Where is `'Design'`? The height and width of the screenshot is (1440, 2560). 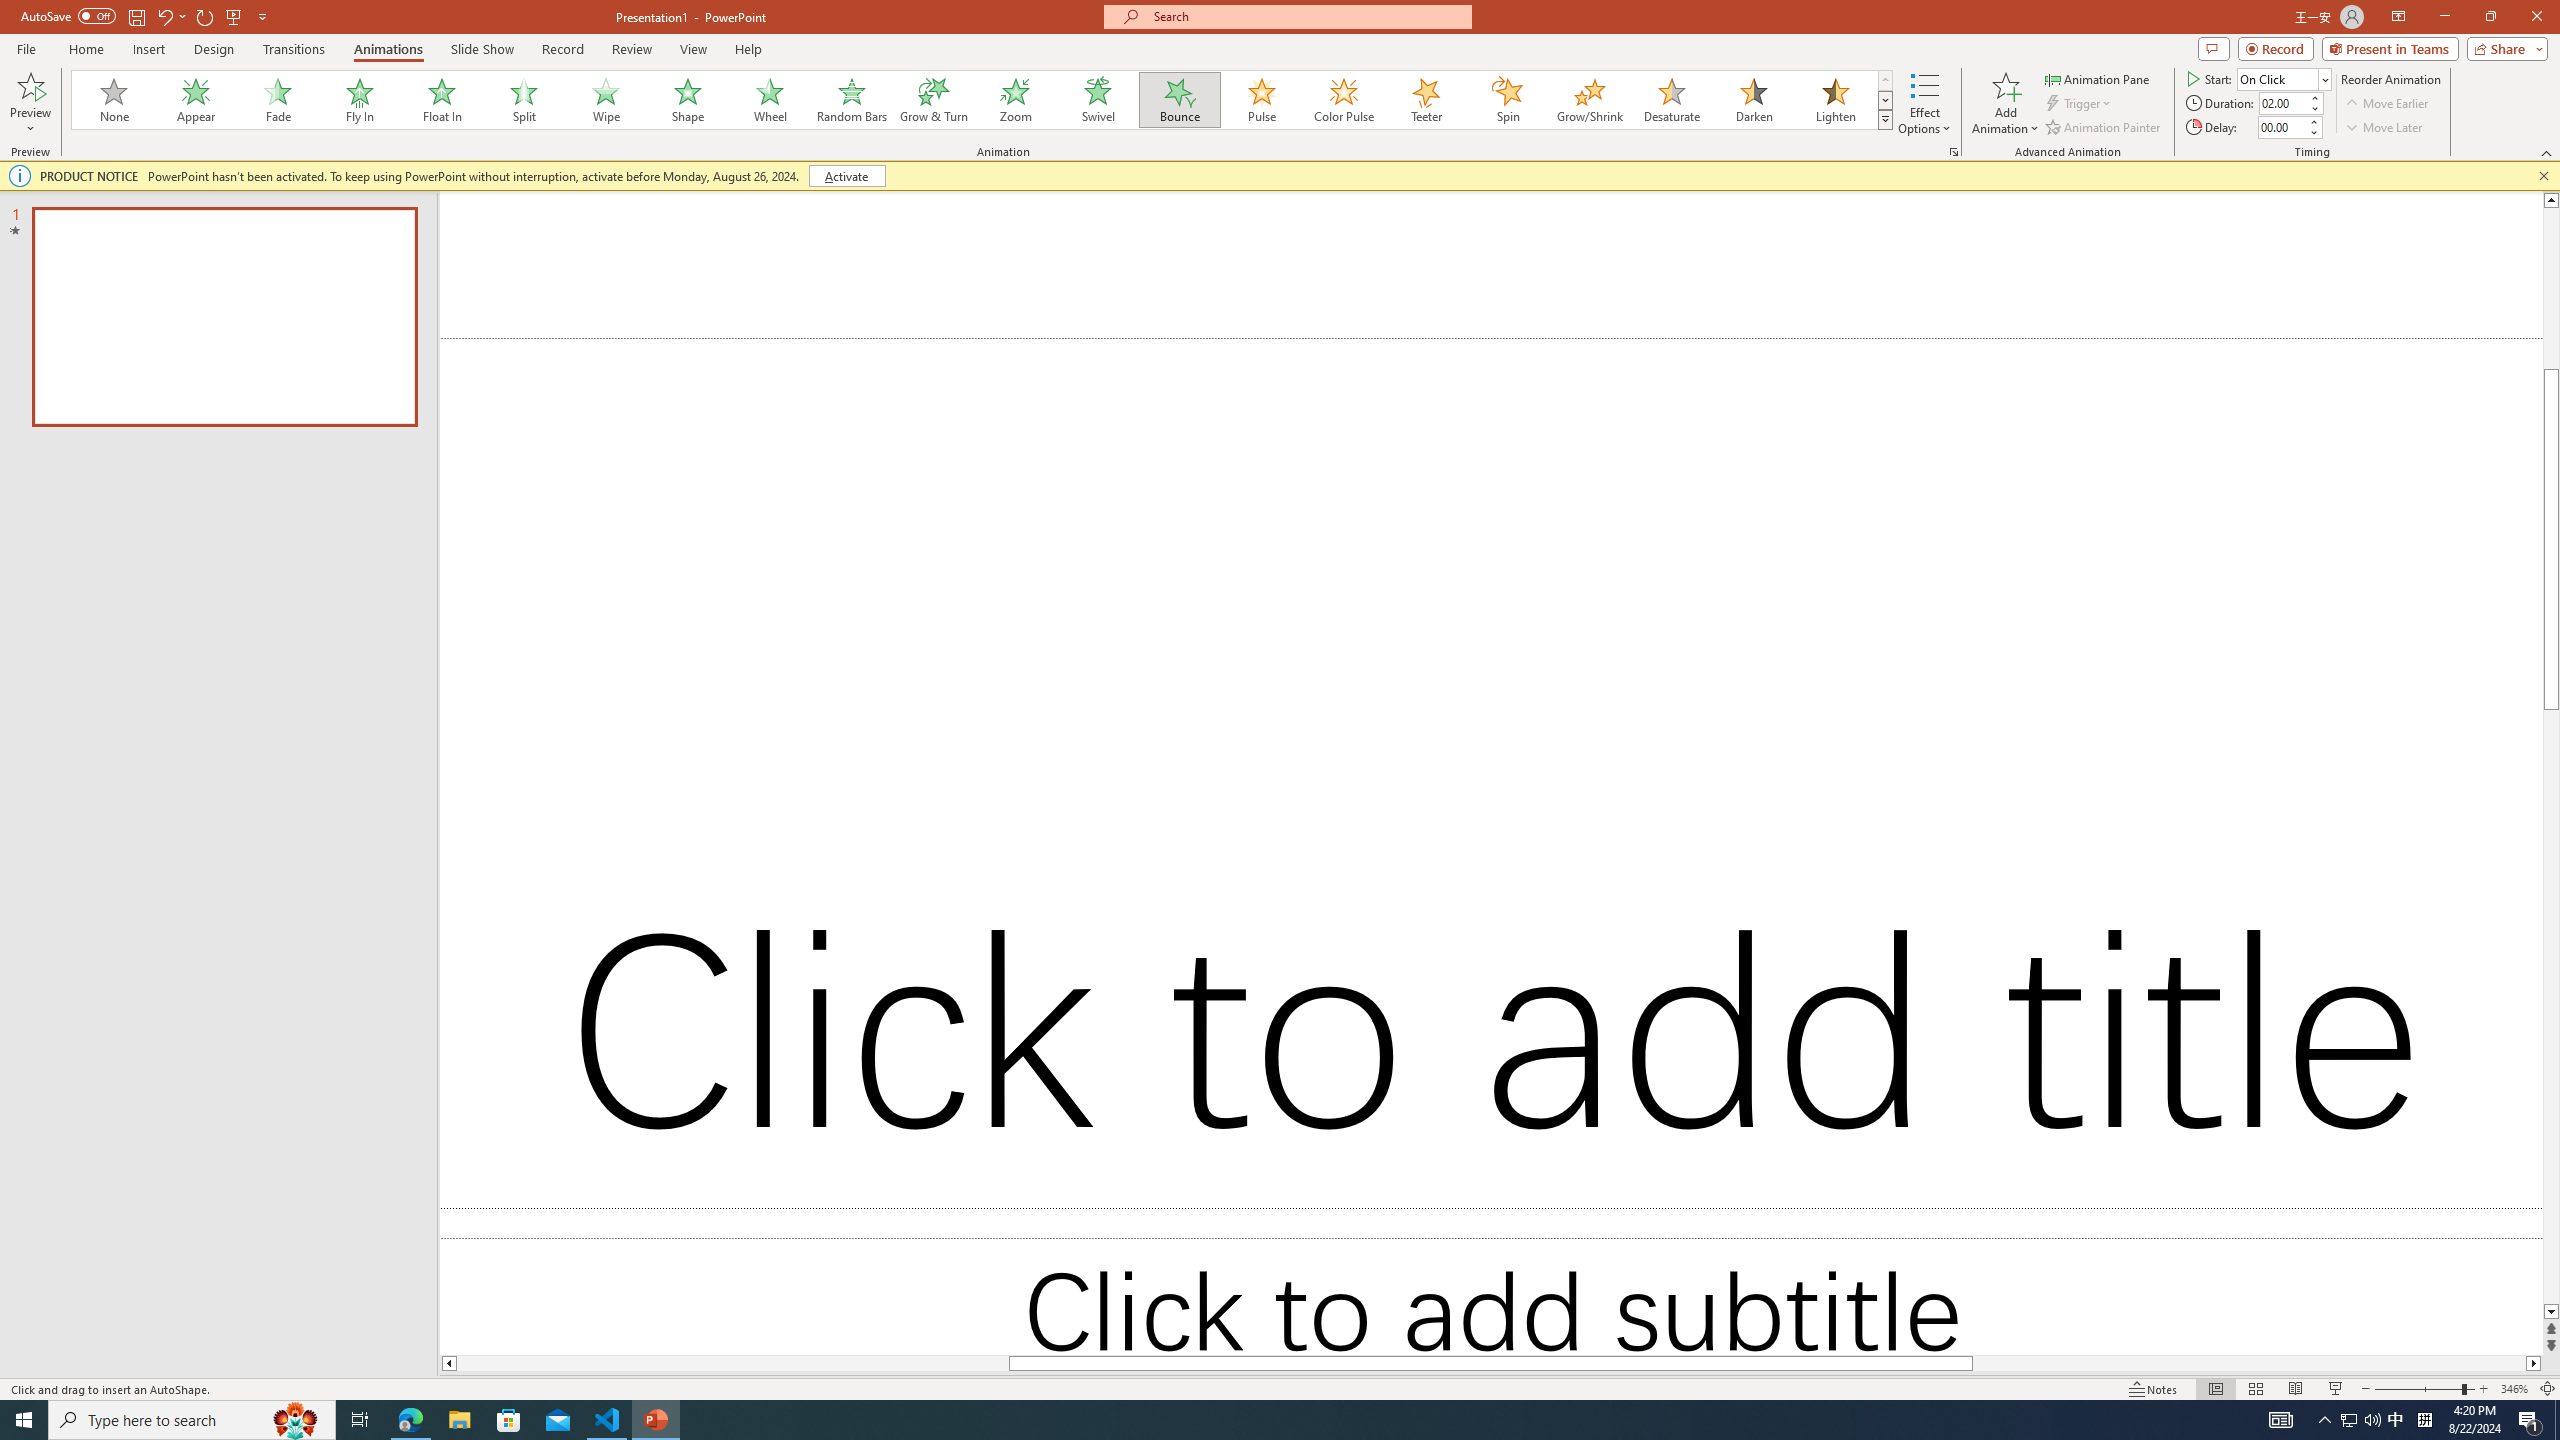
'Design' is located at coordinates (215, 49).